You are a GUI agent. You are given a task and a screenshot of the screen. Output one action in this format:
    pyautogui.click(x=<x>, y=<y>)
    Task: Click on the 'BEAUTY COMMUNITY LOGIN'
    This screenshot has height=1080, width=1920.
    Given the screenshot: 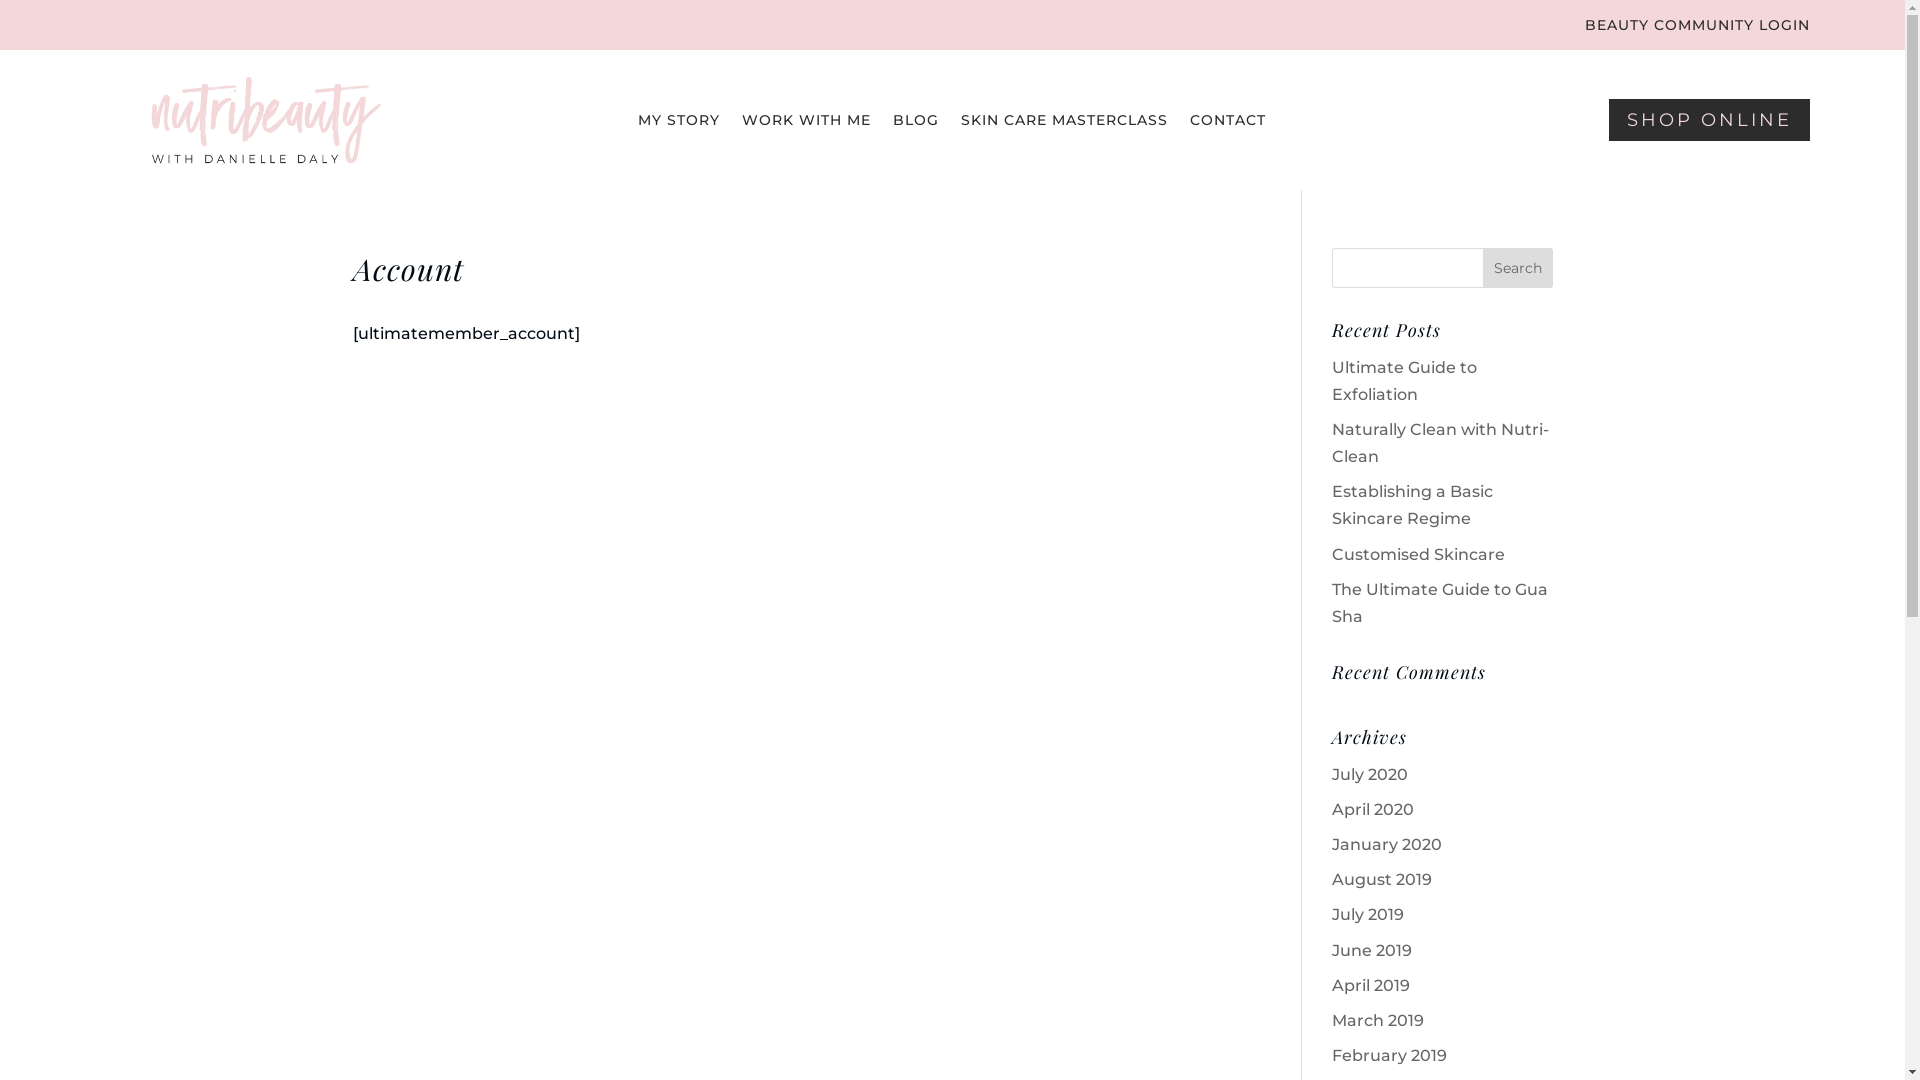 What is the action you would take?
    pyautogui.click(x=1583, y=29)
    